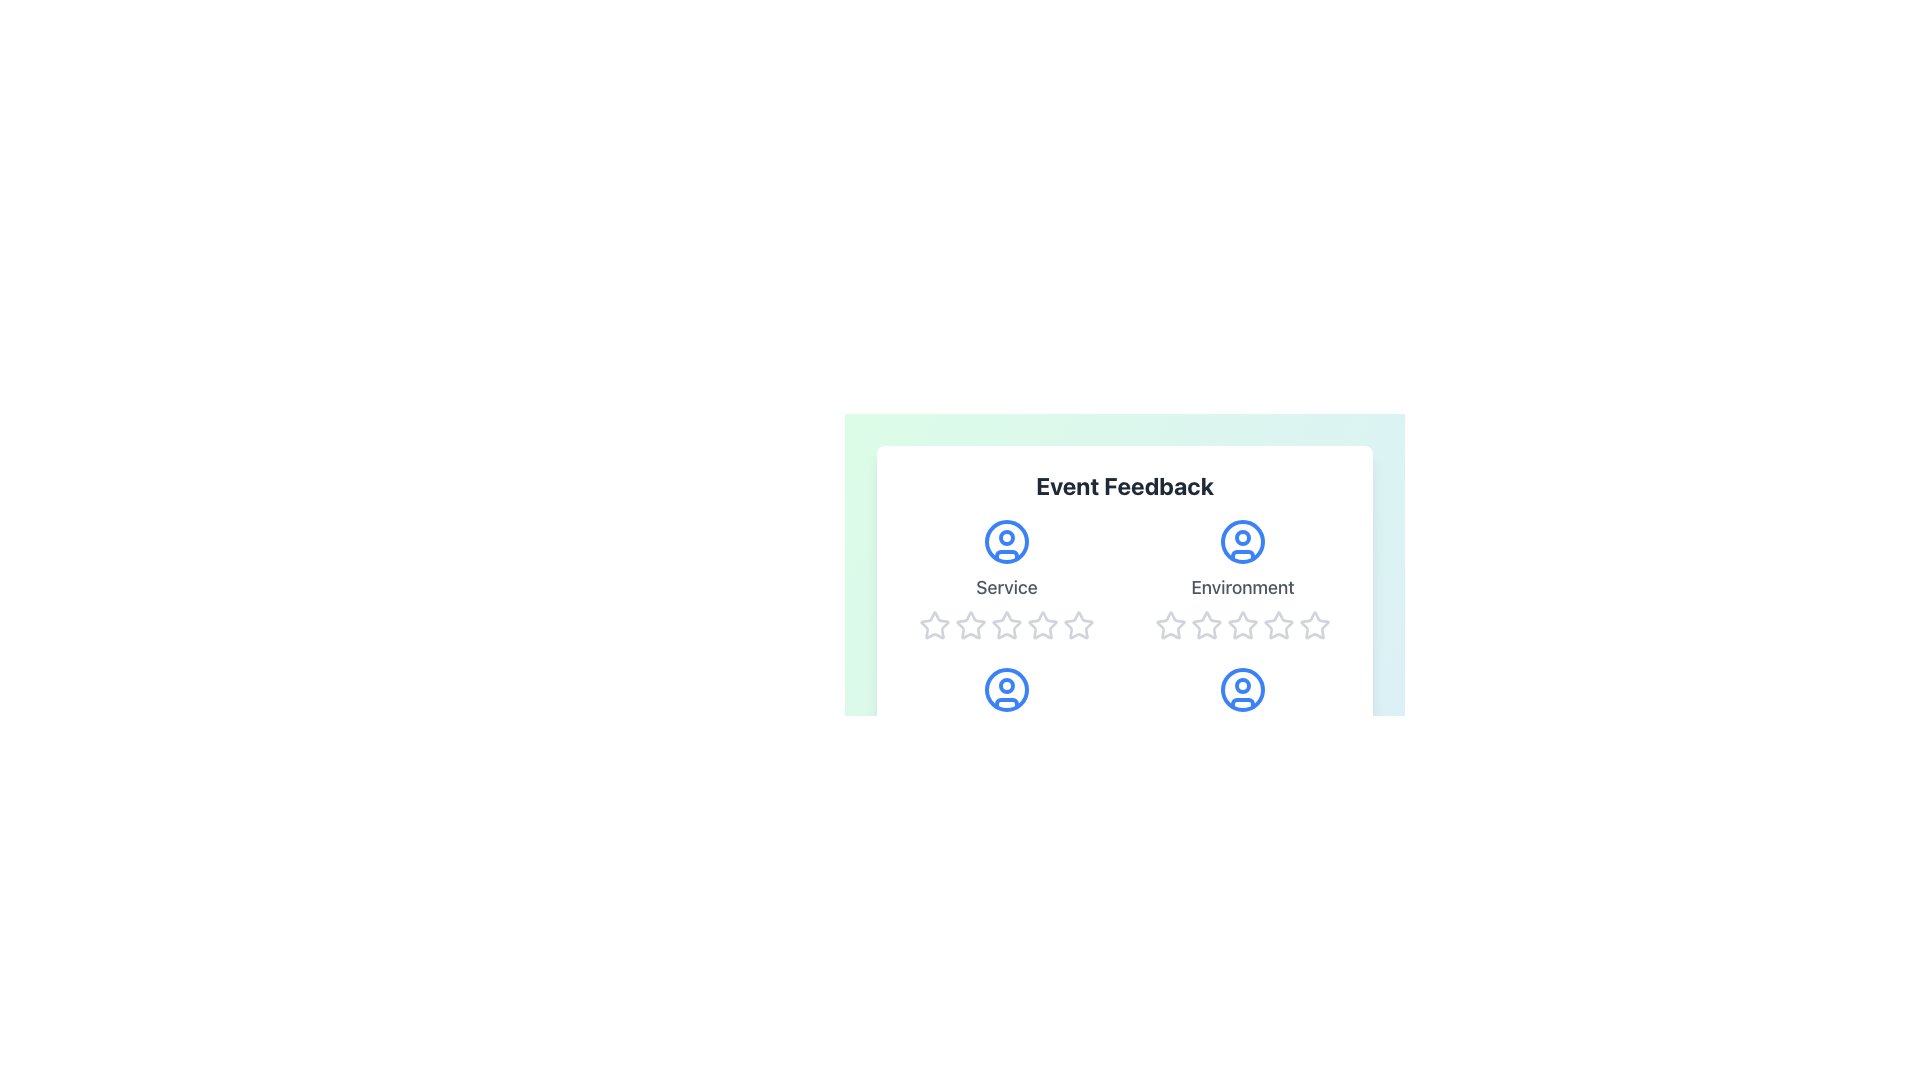 This screenshot has width=1920, height=1080. I want to click on the Rating control component located below the 'Environment' label, so click(1242, 624).